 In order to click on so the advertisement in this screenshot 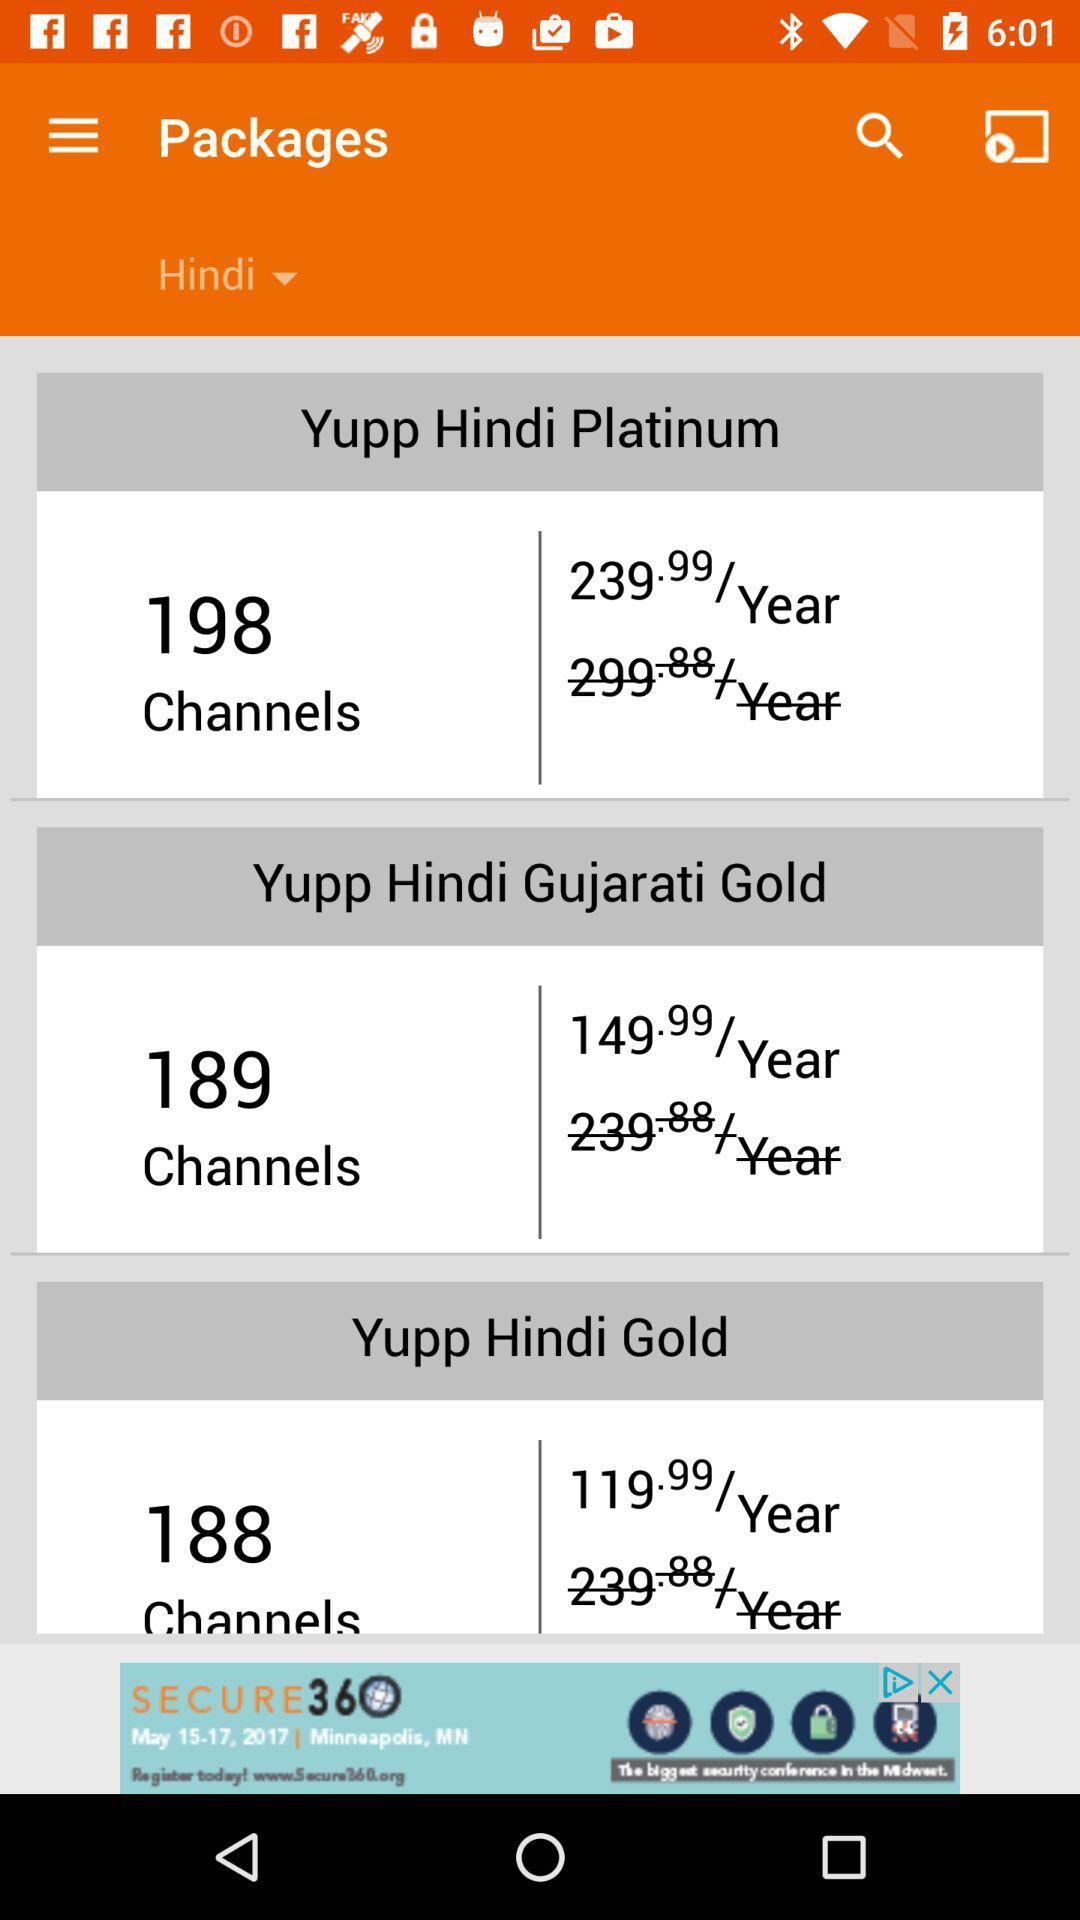, I will do `click(540, 1727)`.